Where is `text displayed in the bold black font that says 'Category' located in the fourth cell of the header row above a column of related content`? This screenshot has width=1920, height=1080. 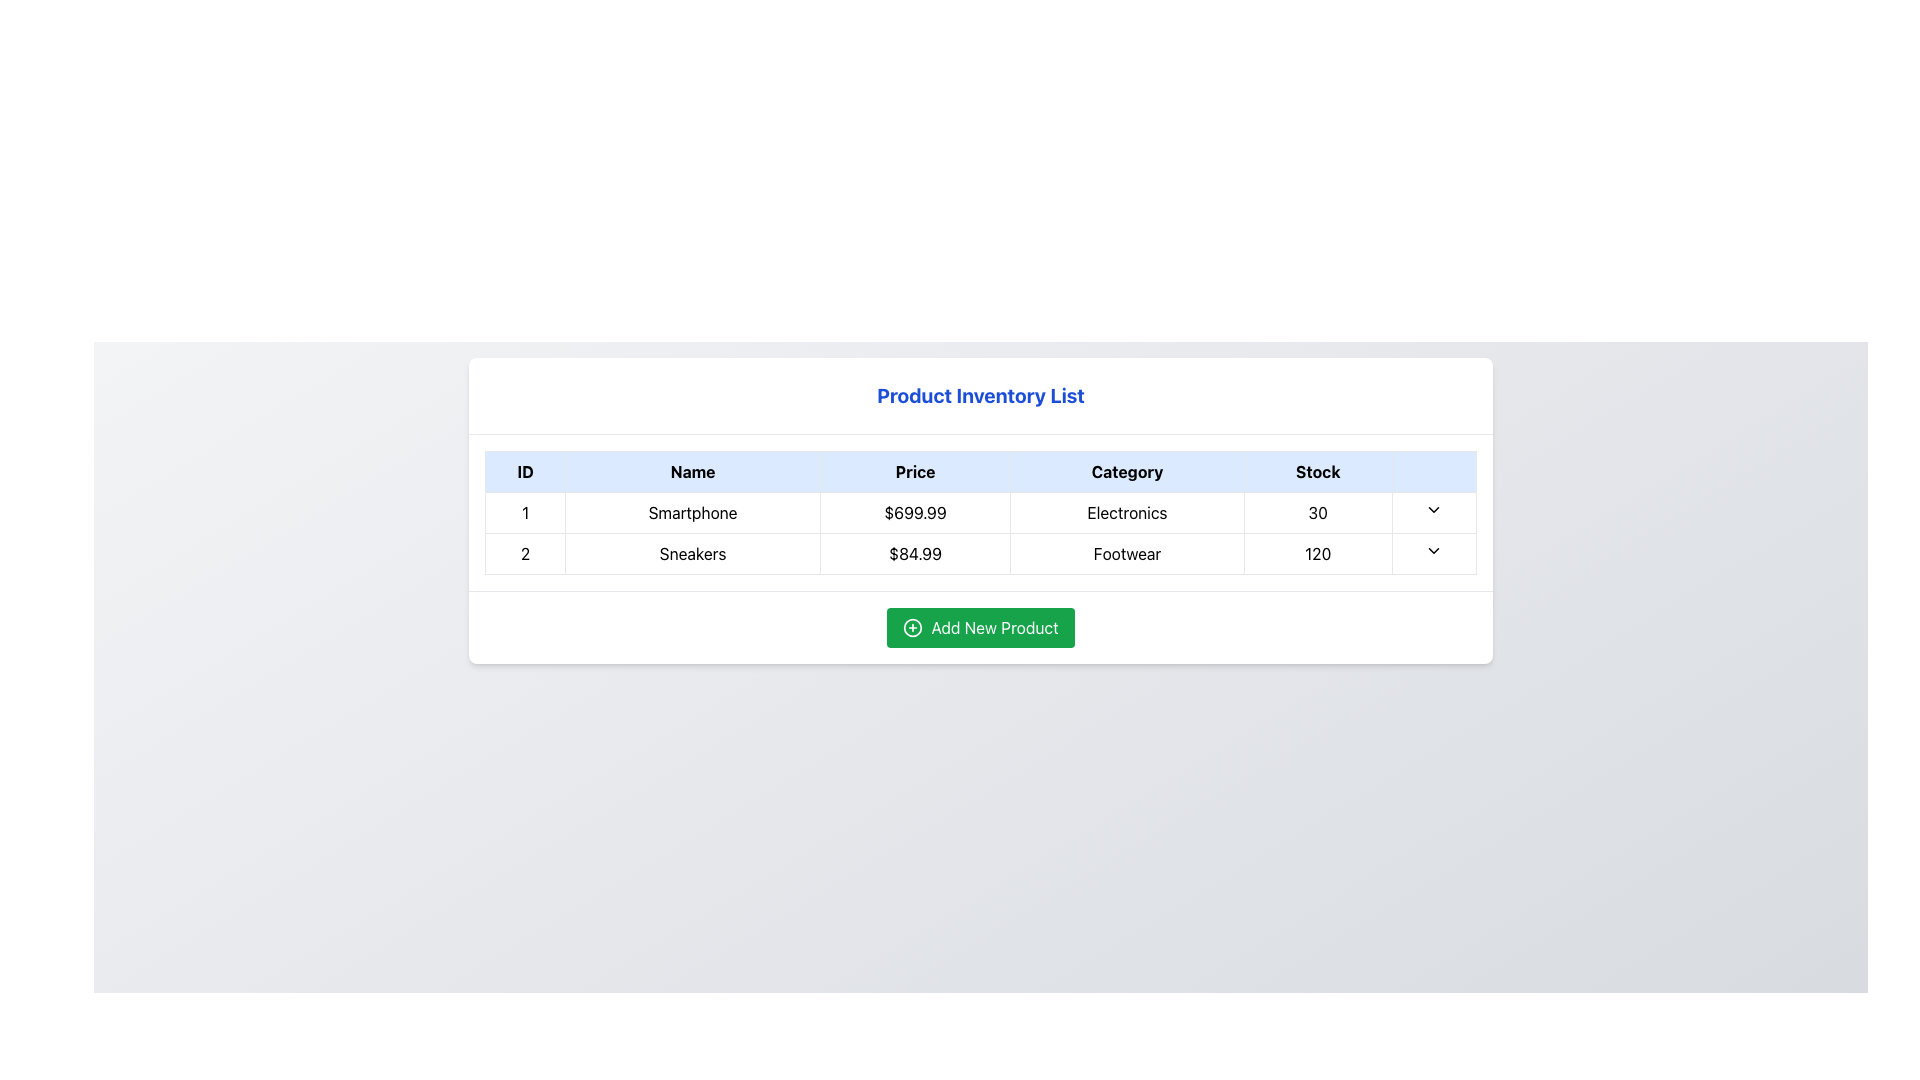
text displayed in the bold black font that says 'Category' located in the fourth cell of the header row above a column of related content is located at coordinates (1127, 471).